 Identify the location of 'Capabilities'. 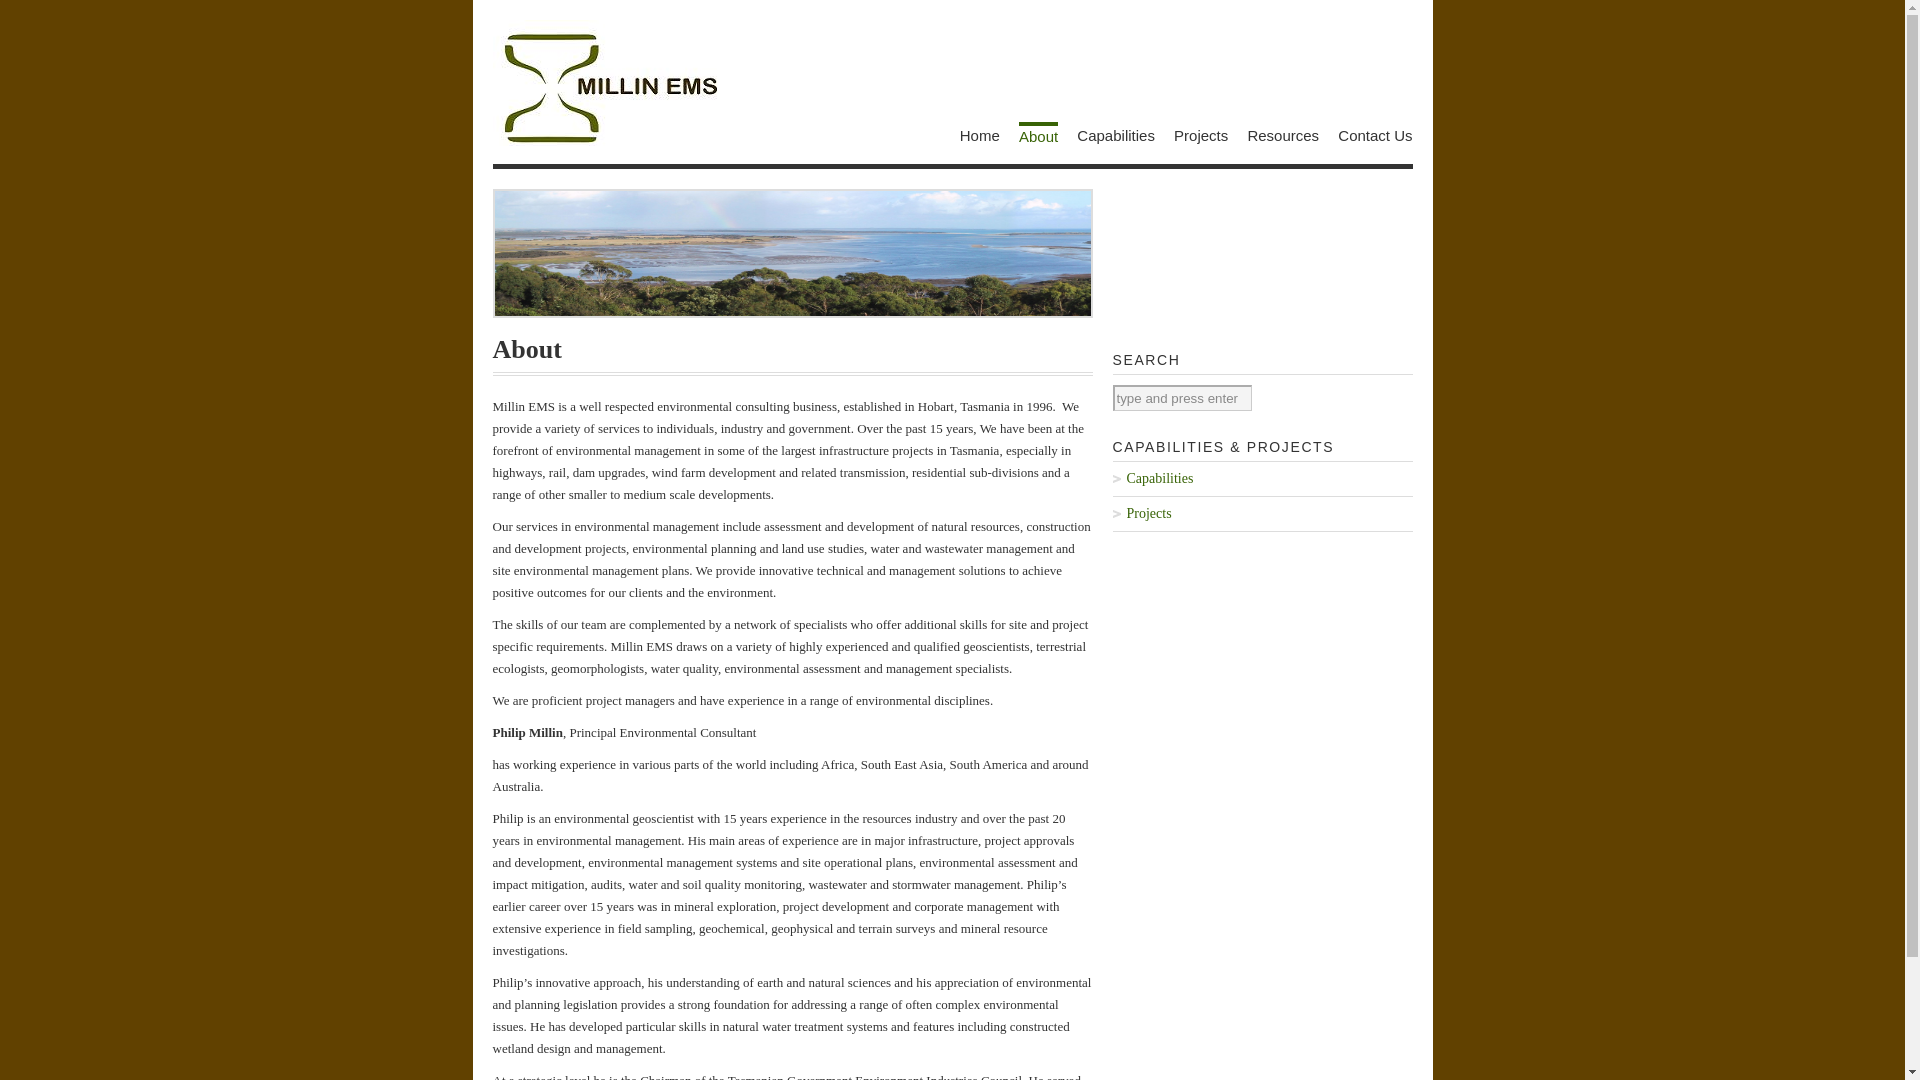
(1111, 478).